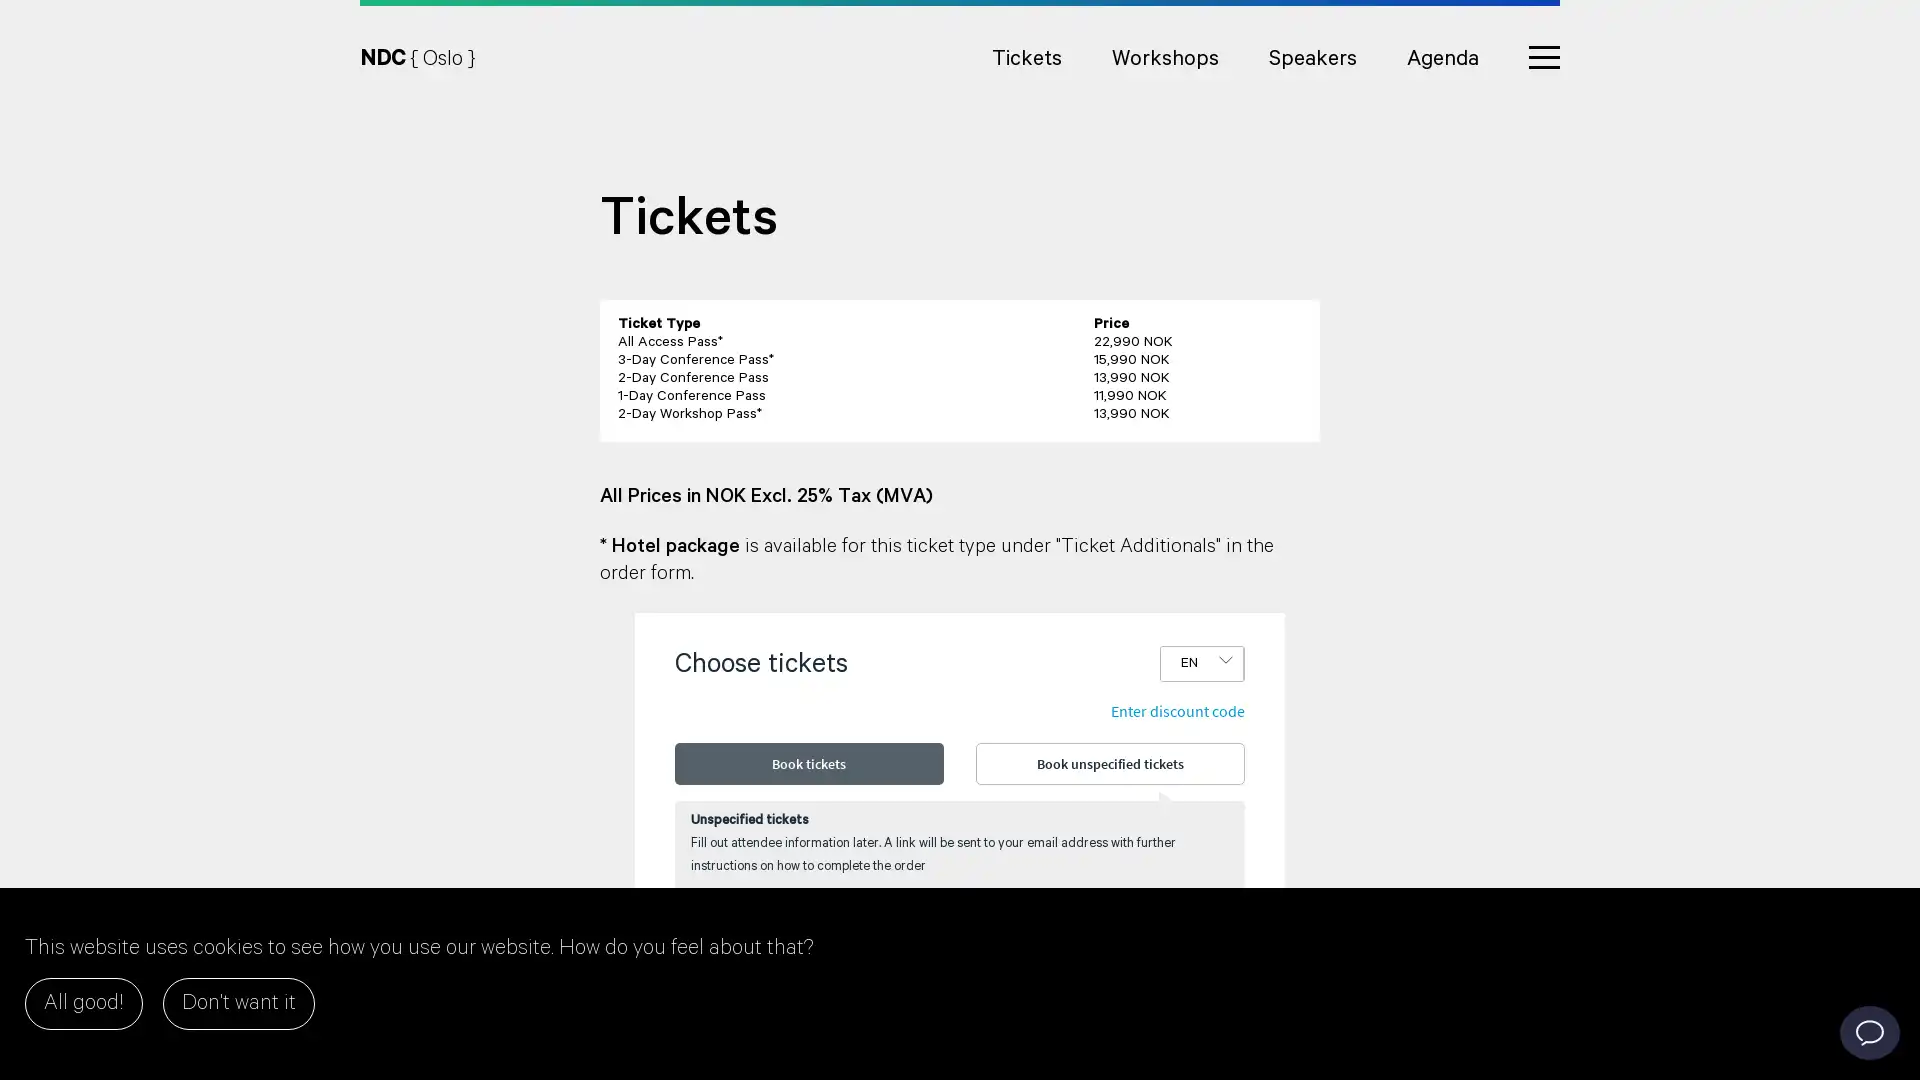 The height and width of the screenshot is (1080, 1920). Describe the element at coordinates (1226, 958) in the screenshot. I see `Add one more ticket` at that location.